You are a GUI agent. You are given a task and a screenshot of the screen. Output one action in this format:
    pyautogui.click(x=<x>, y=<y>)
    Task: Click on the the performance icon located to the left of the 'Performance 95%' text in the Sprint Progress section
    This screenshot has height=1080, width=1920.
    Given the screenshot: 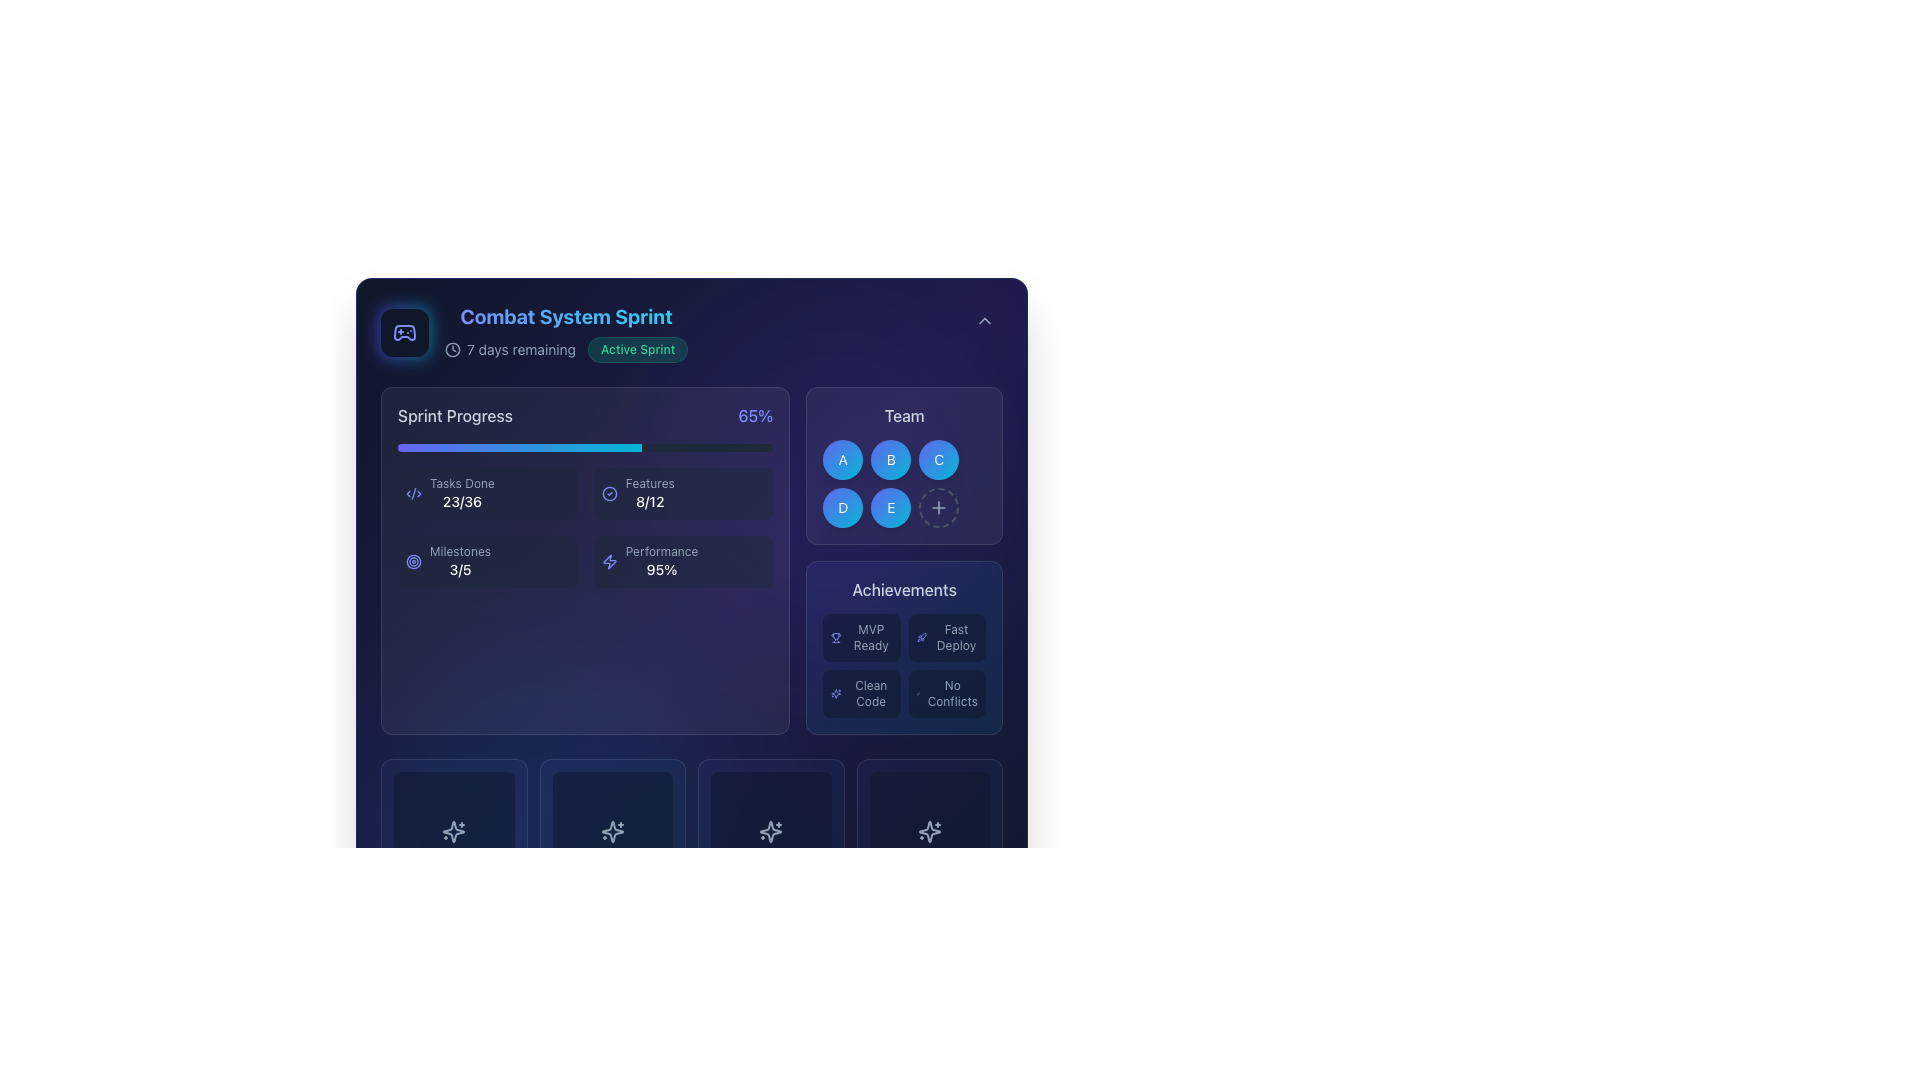 What is the action you would take?
    pyautogui.click(x=608, y=562)
    